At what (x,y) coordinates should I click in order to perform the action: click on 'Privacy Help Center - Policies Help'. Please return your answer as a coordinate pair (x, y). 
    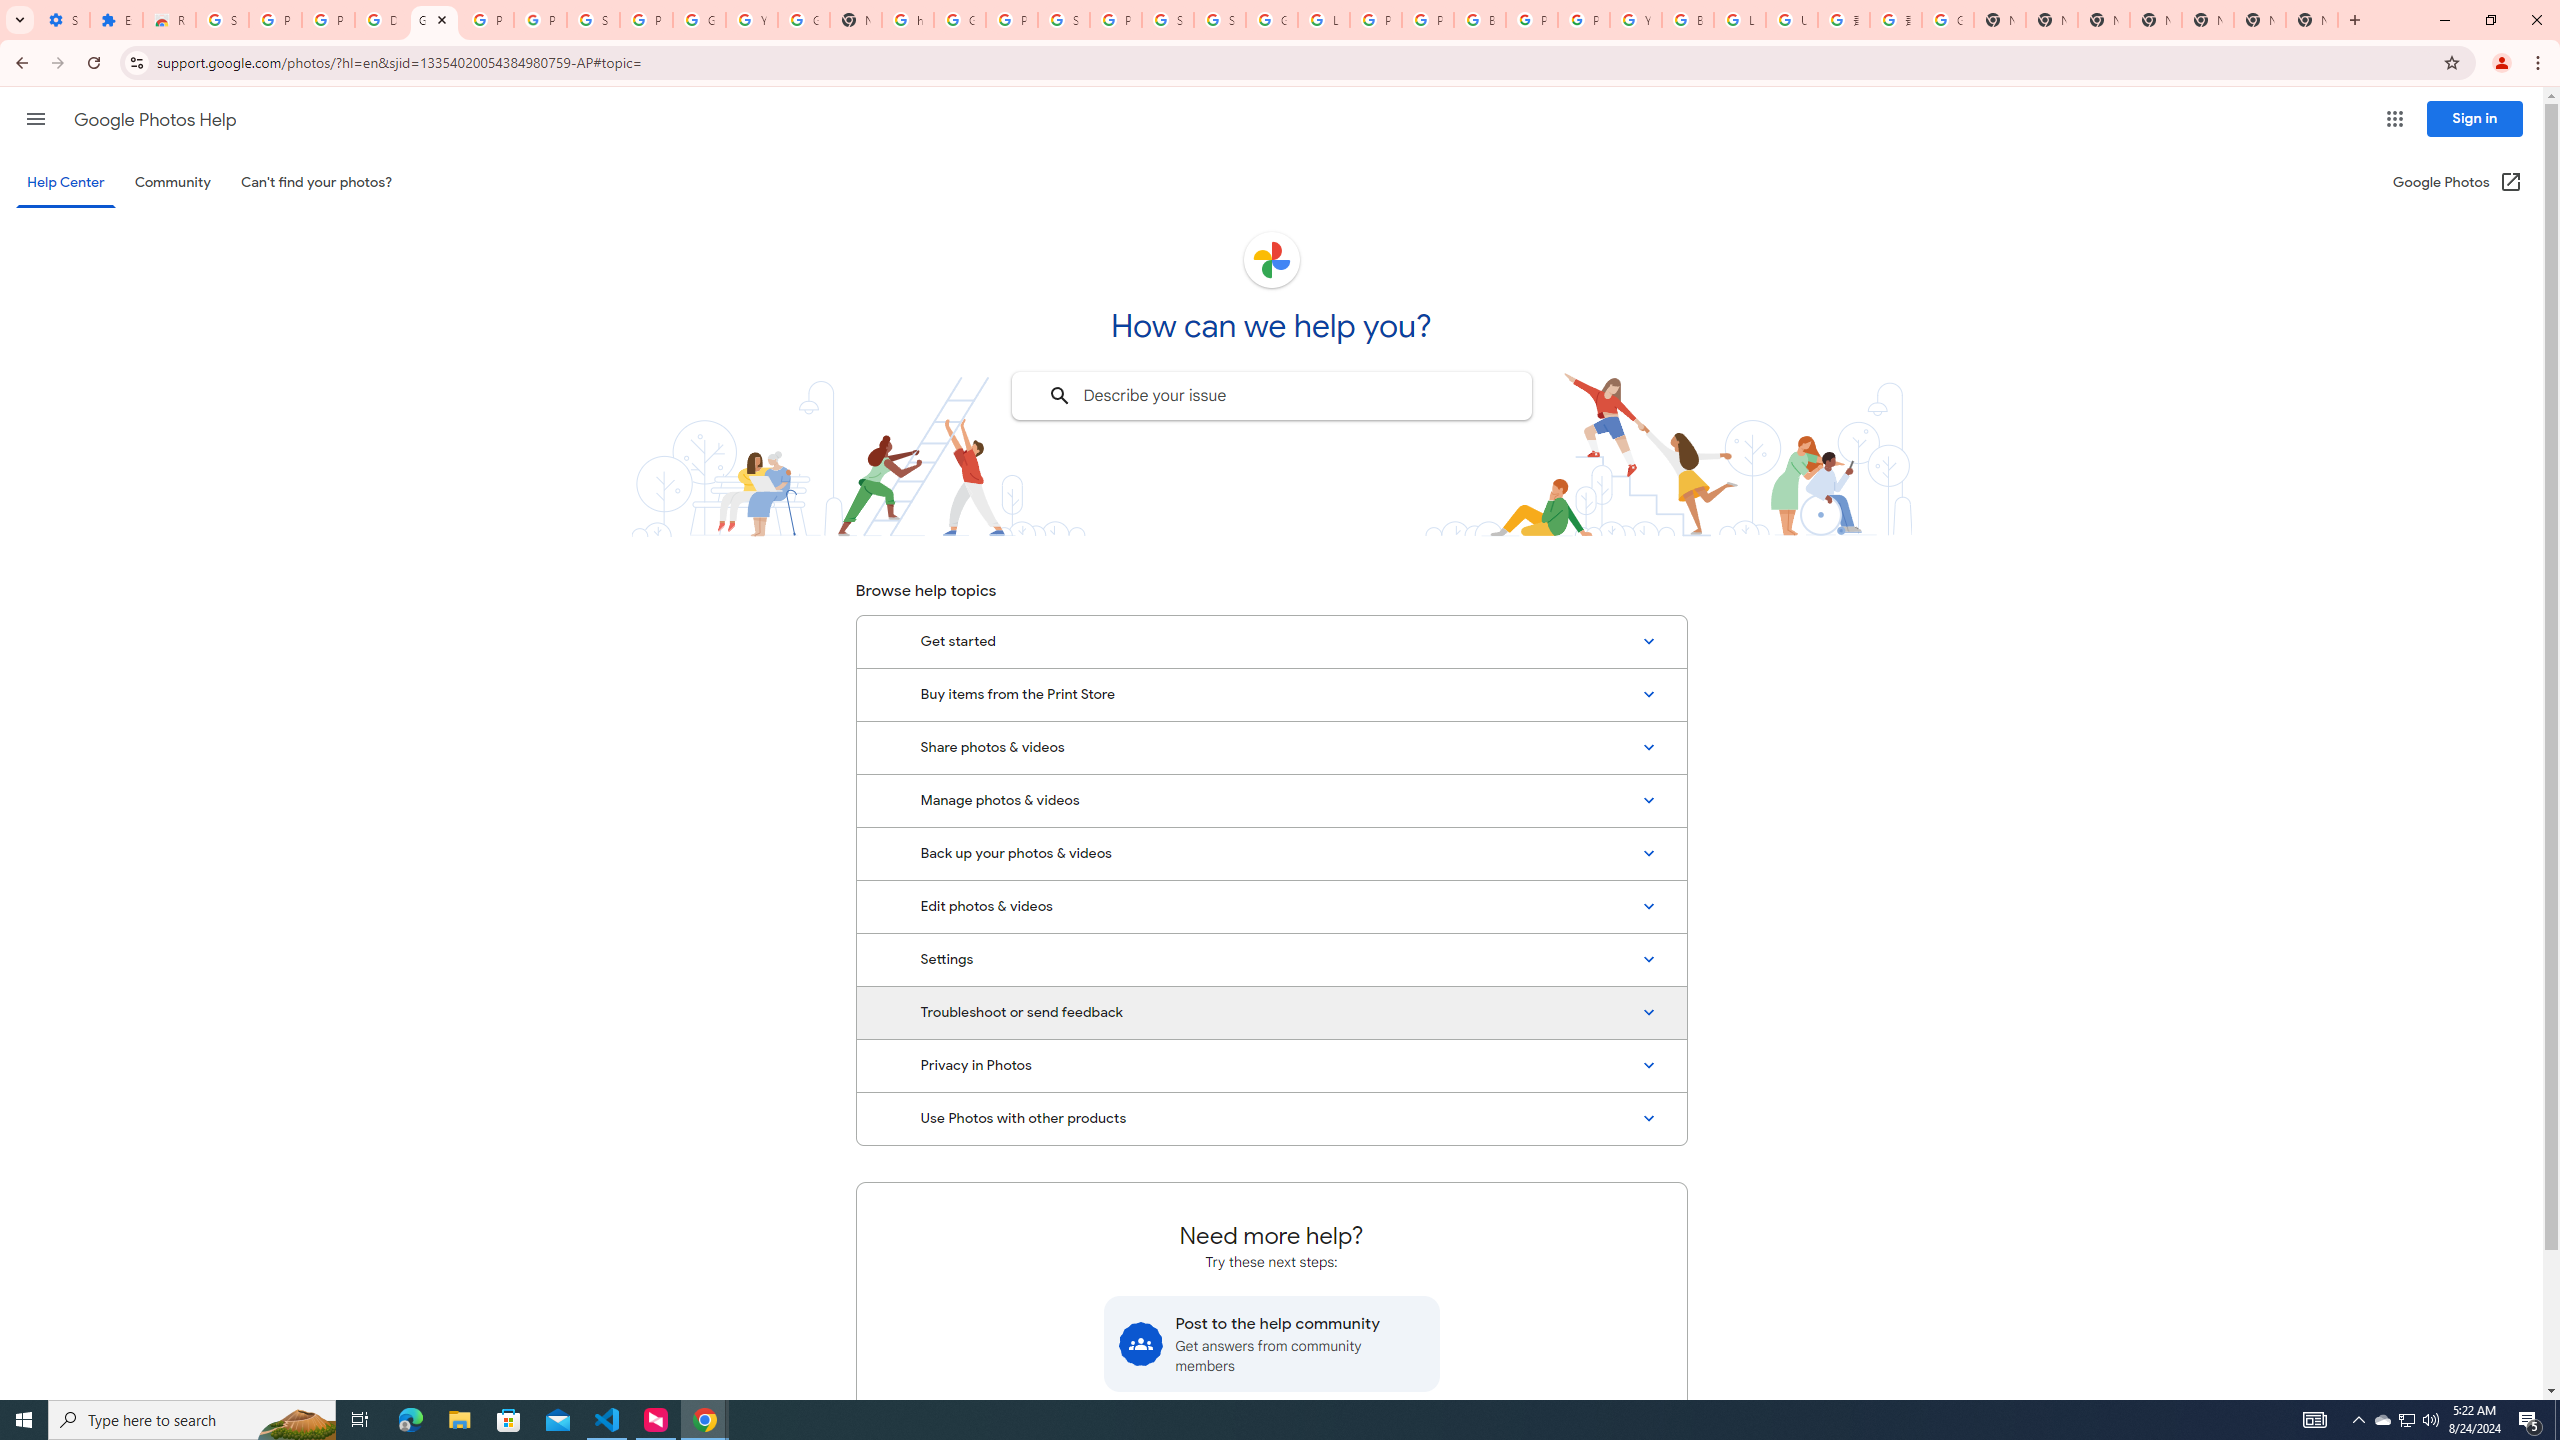
    Looking at the image, I should click on (1426, 19).